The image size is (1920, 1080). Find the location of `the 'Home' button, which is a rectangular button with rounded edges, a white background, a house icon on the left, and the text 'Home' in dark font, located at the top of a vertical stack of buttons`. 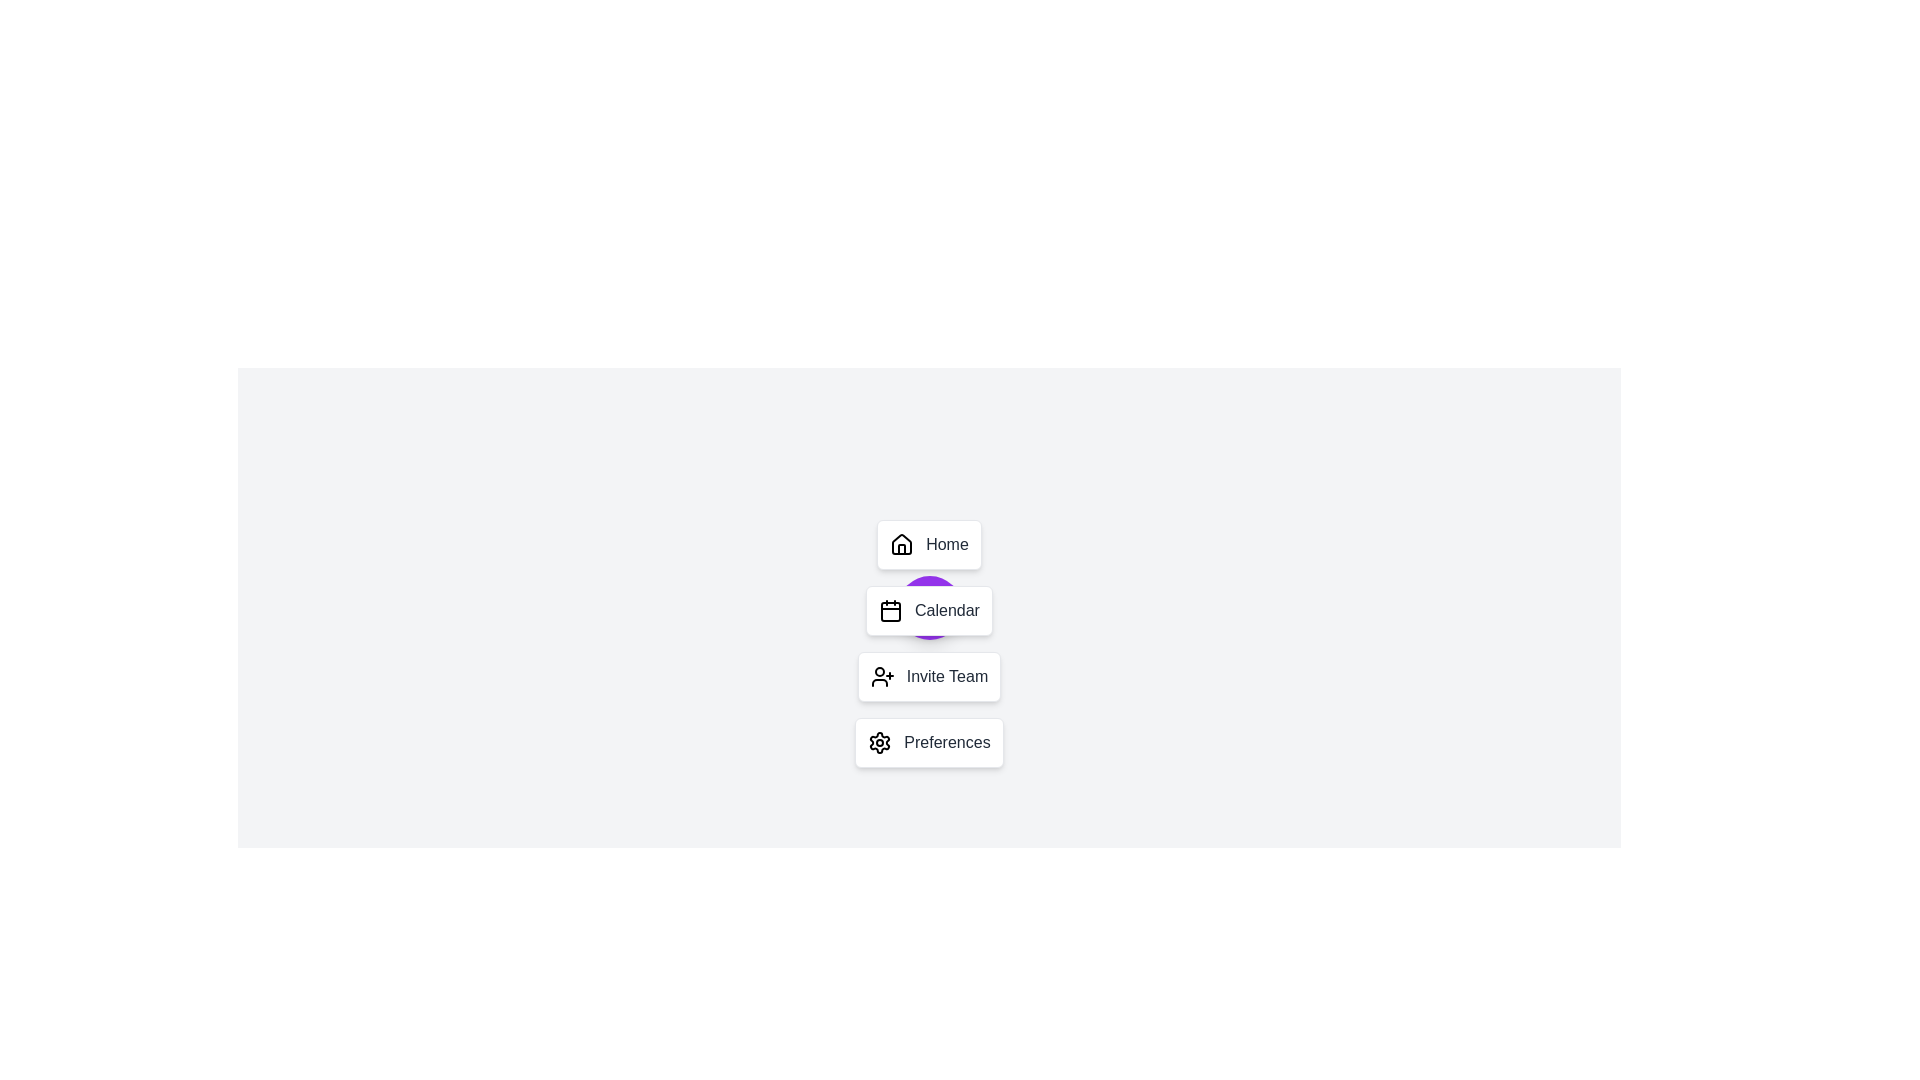

the 'Home' button, which is a rectangular button with rounded edges, a white background, a house icon on the left, and the text 'Home' in dark font, located at the top of a vertical stack of buttons is located at coordinates (928, 544).